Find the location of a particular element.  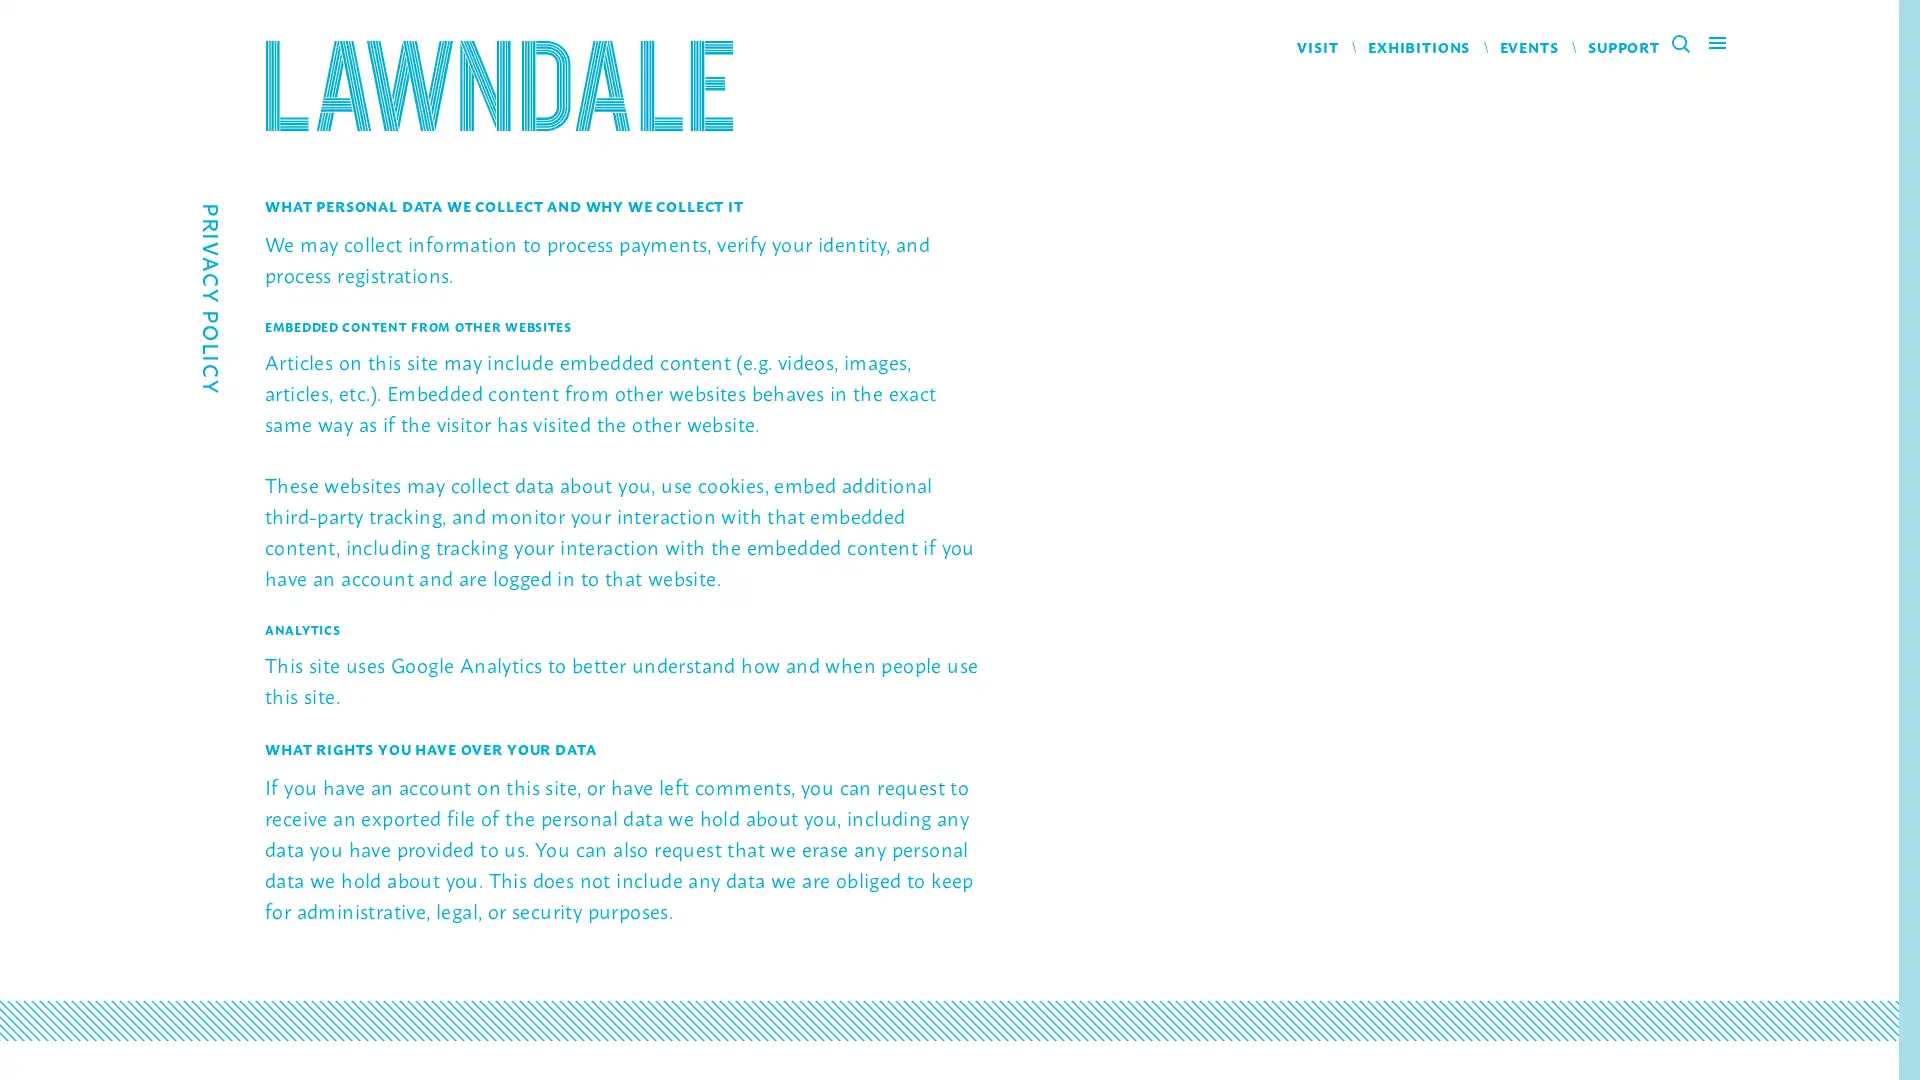

Search is located at coordinates (1687, 46).